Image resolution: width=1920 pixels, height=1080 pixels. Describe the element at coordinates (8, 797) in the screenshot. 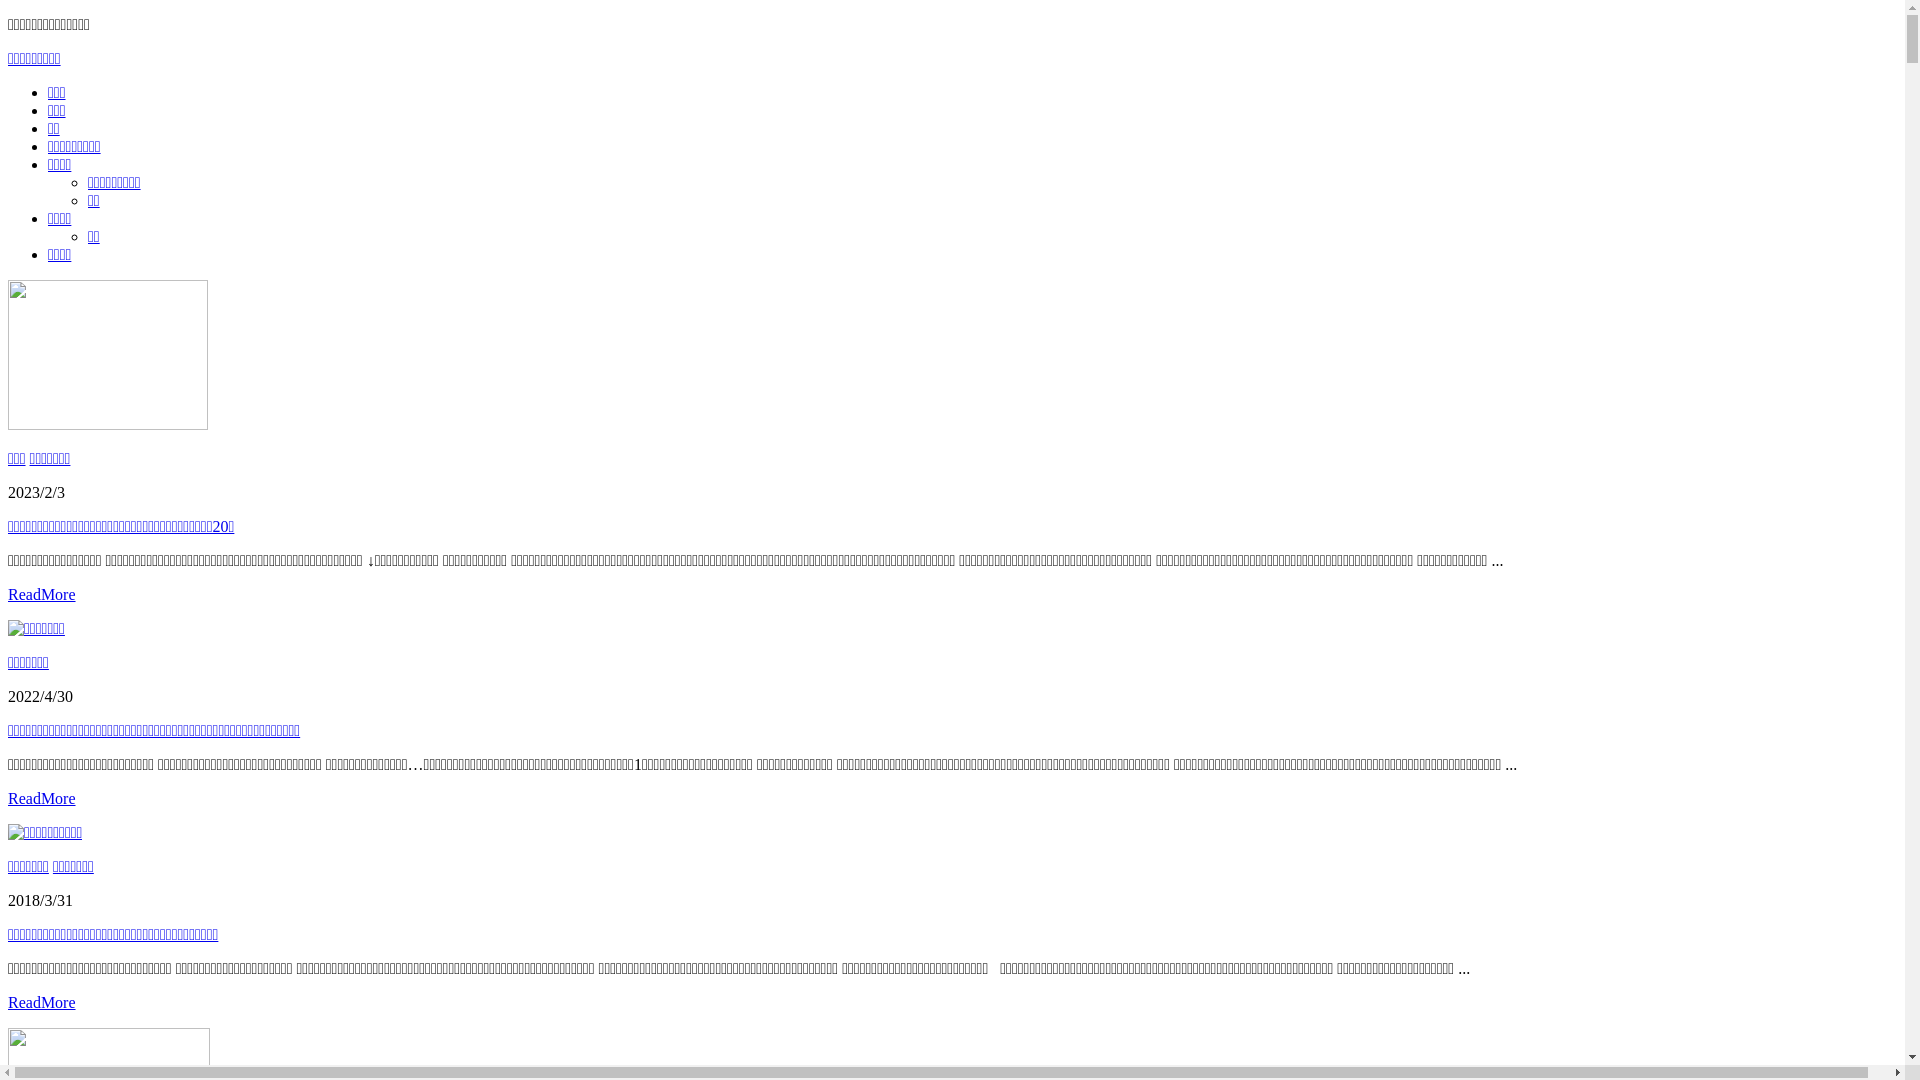

I see `'ReadMore'` at that location.